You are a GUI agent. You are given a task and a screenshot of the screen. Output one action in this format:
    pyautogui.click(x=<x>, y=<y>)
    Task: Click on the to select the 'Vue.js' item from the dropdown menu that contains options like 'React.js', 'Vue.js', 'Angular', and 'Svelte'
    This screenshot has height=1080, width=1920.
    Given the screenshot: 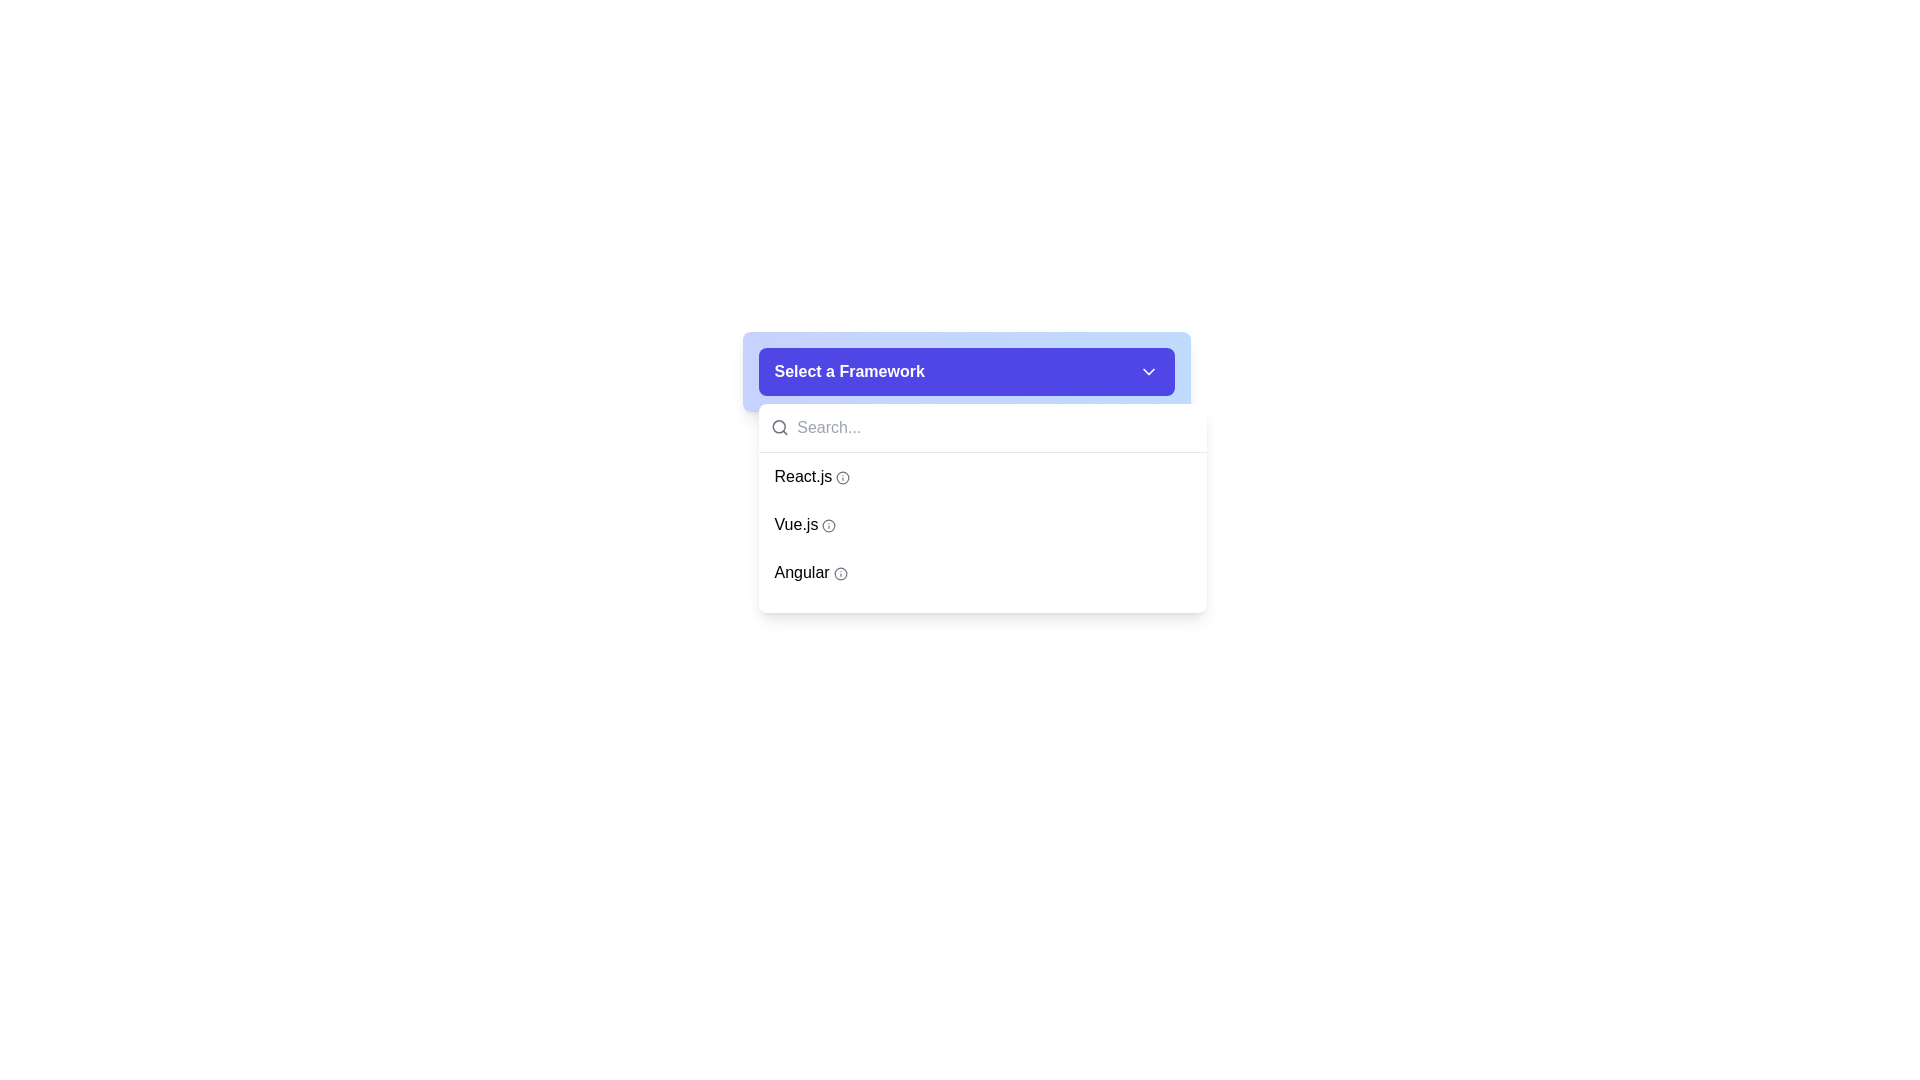 What is the action you would take?
    pyautogui.click(x=982, y=531)
    